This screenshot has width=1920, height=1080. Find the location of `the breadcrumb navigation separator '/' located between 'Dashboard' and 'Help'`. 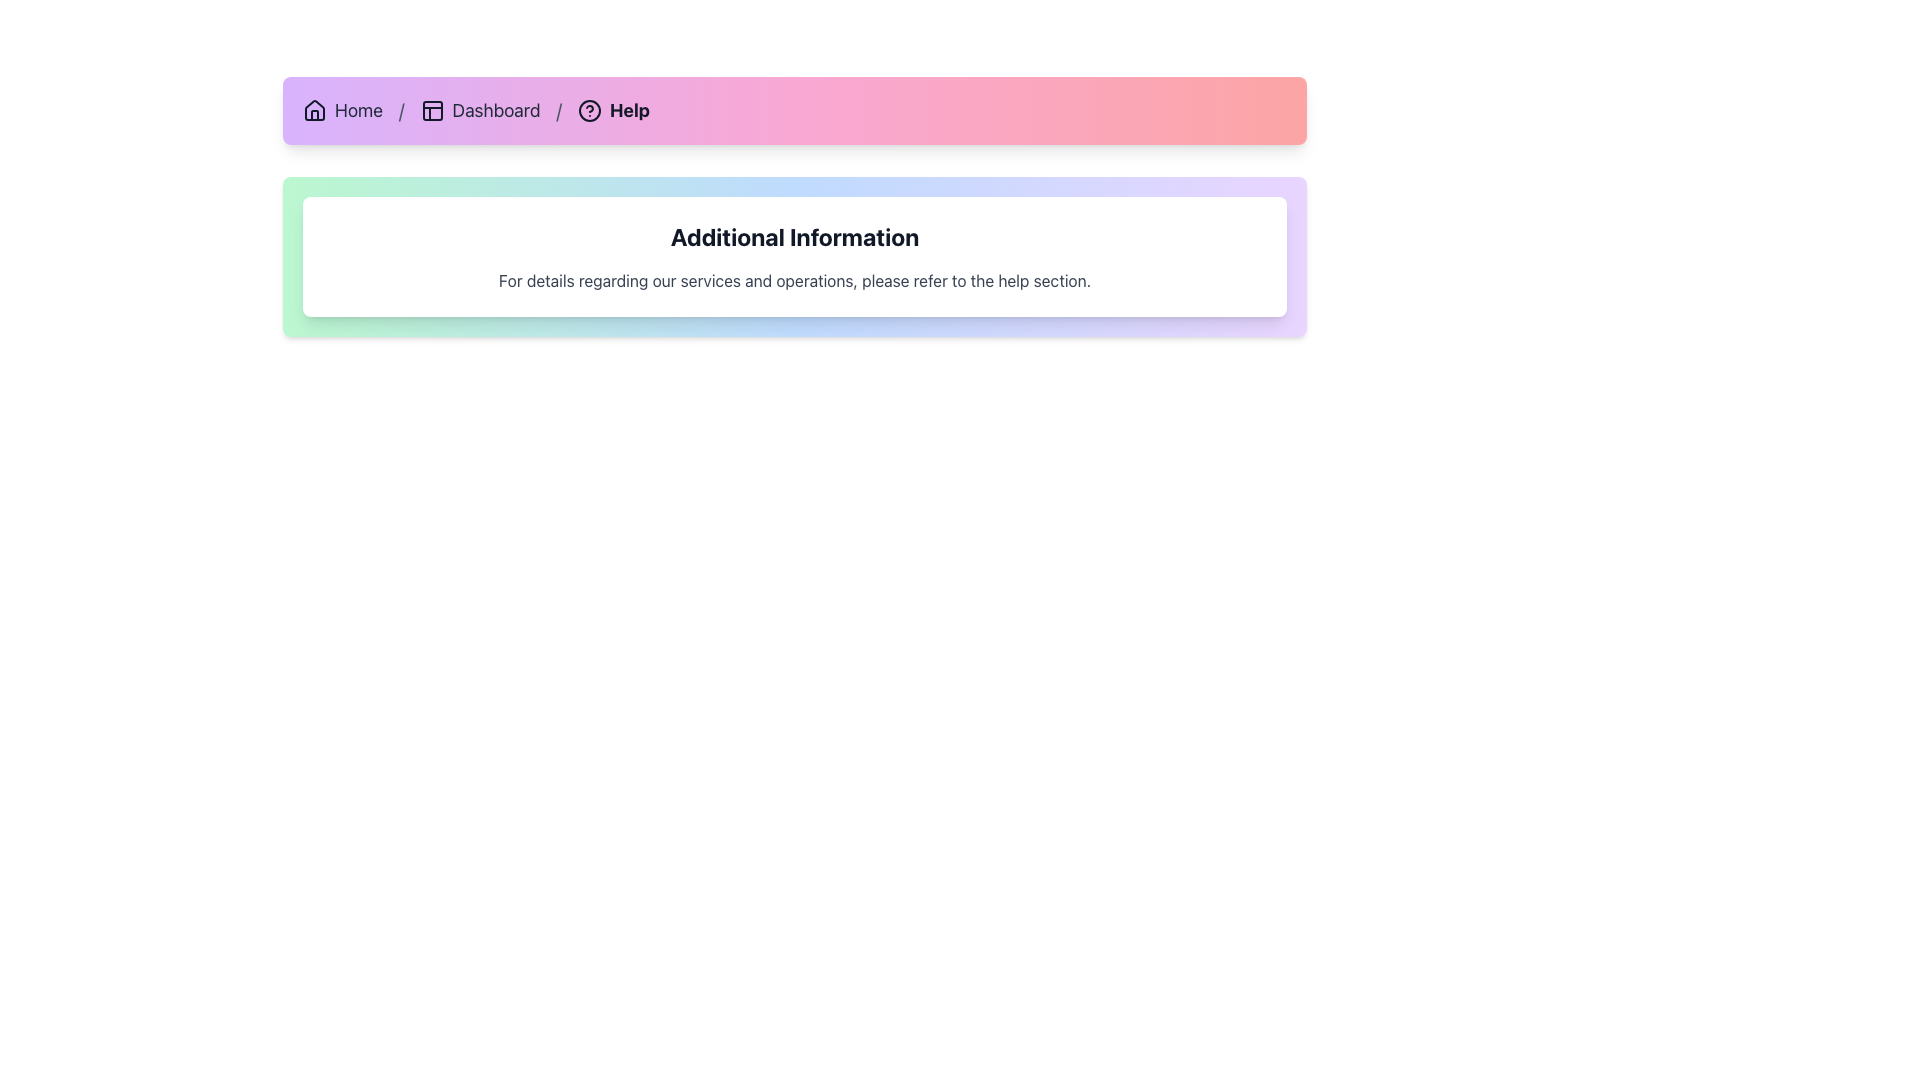

the breadcrumb navigation separator '/' located between 'Dashboard' and 'Help' is located at coordinates (559, 111).